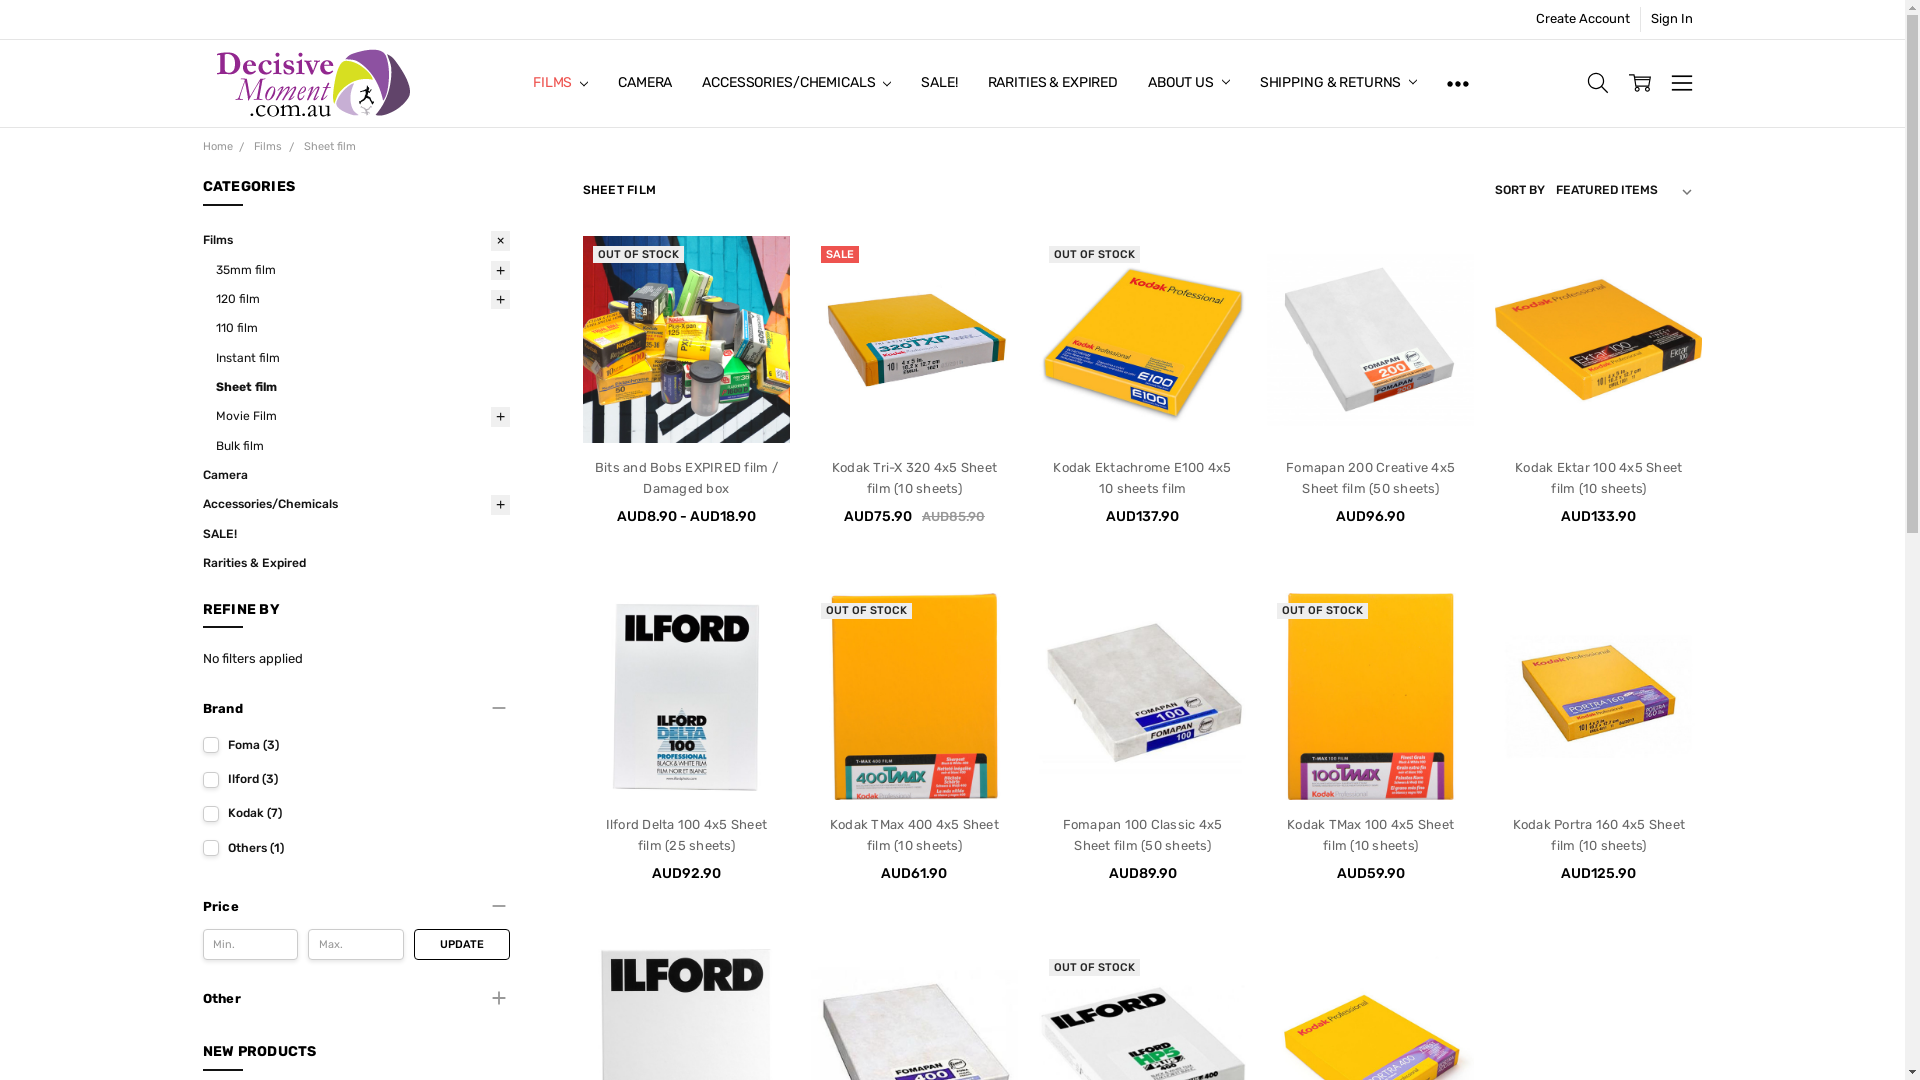 The height and width of the screenshot is (1080, 1920). What do you see at coordinates (216, 145) in the screenshot?
I see `'Home'` at bounding box center [216, 145].